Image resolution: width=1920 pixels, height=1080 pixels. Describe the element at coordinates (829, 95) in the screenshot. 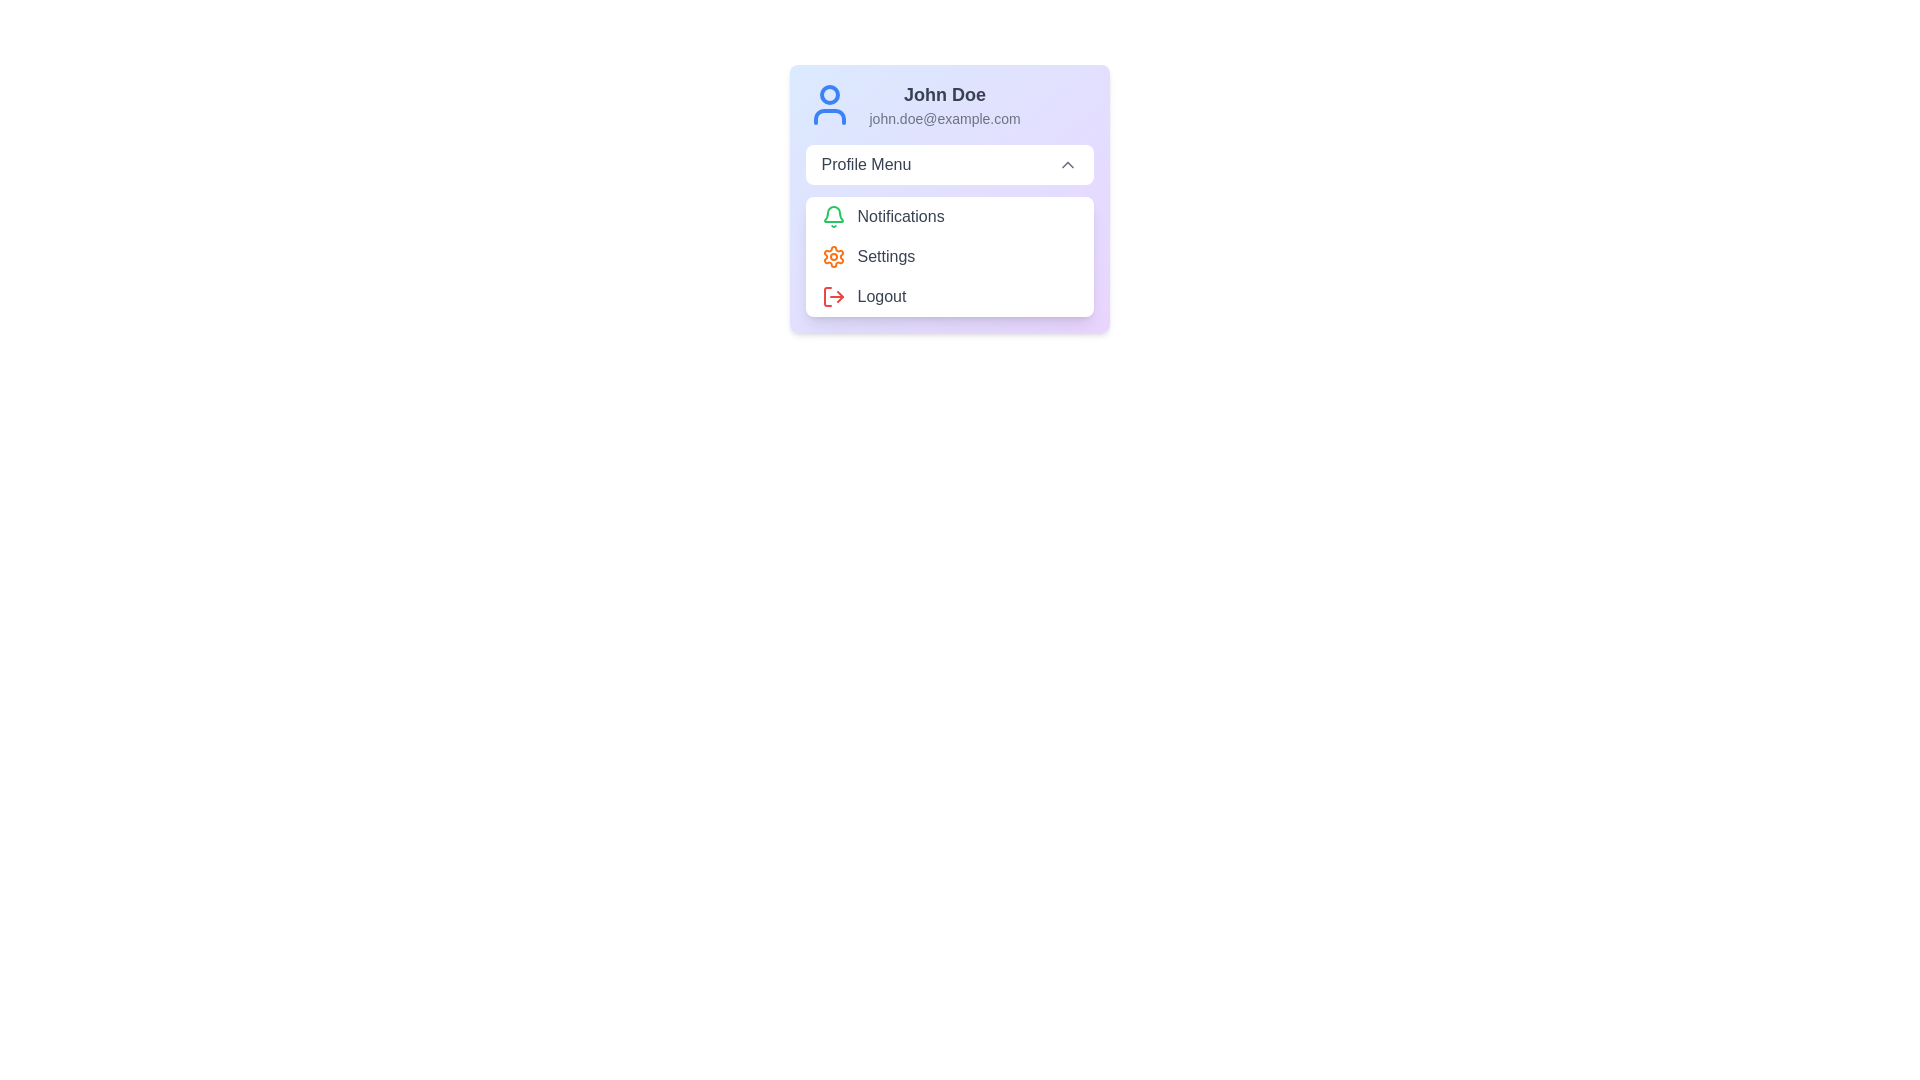

I see `the decorative circular graphical element with a blue border and light blue fill located in the top-left corner of the profile card interface, above the user's name 'John Doe'` at that location.